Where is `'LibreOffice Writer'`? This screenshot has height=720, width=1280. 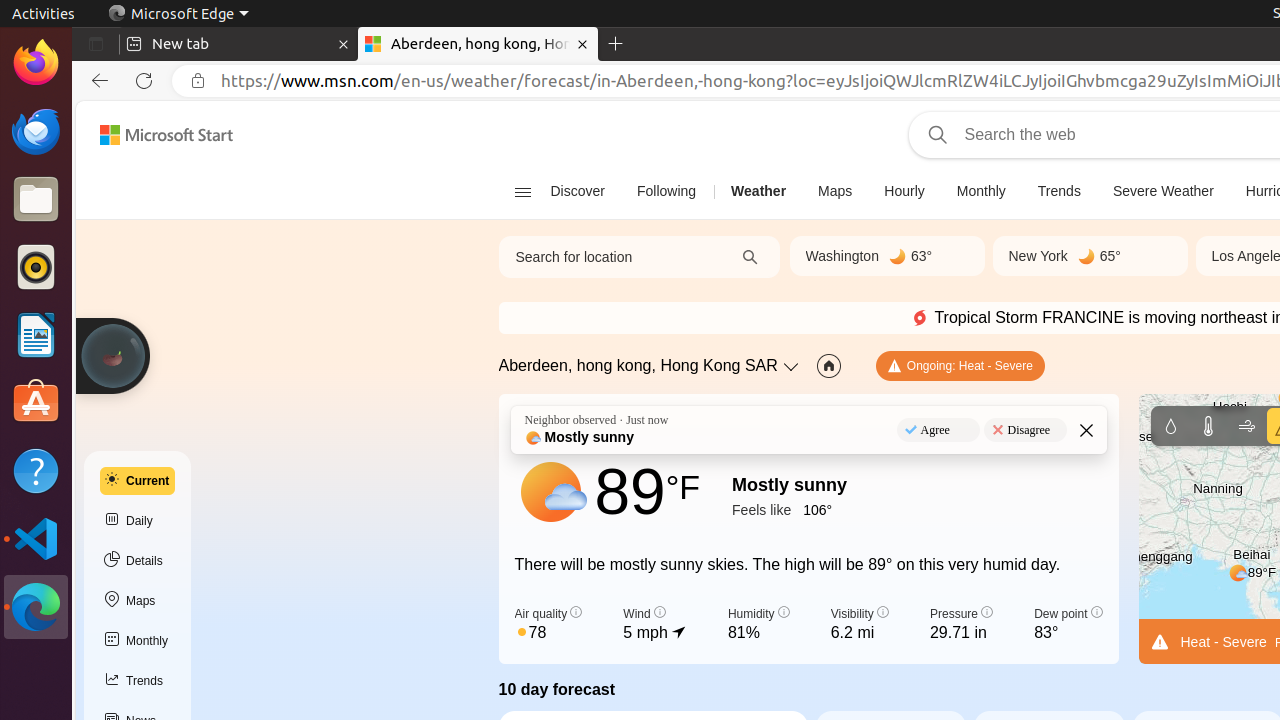
'LibreOffice Writer' is located at coordinates (35, 334).